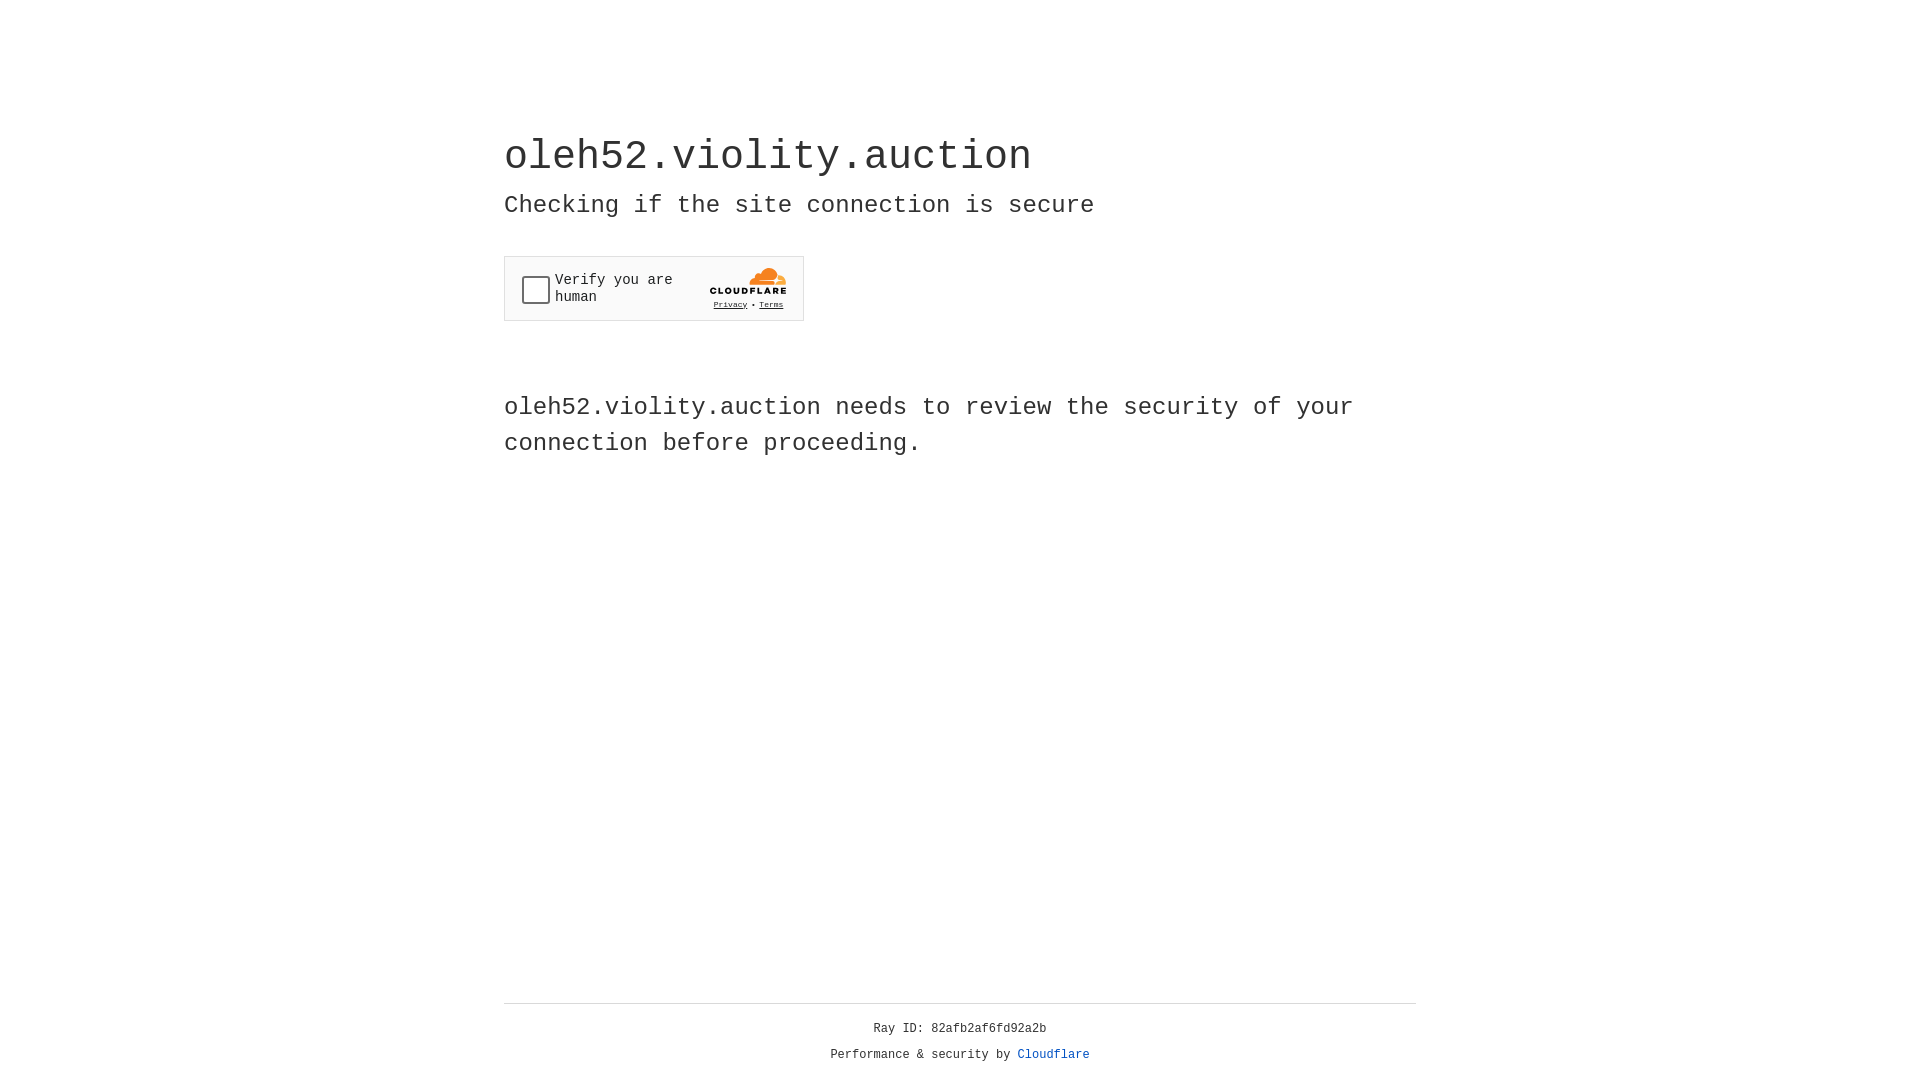 This screenshot has width=1920, height=1080. What do you see at coordinates (653, 288) in the screenshot?
I see `'Widget containing a Cloudflare security challenge'` at bounding box center [653, 288].